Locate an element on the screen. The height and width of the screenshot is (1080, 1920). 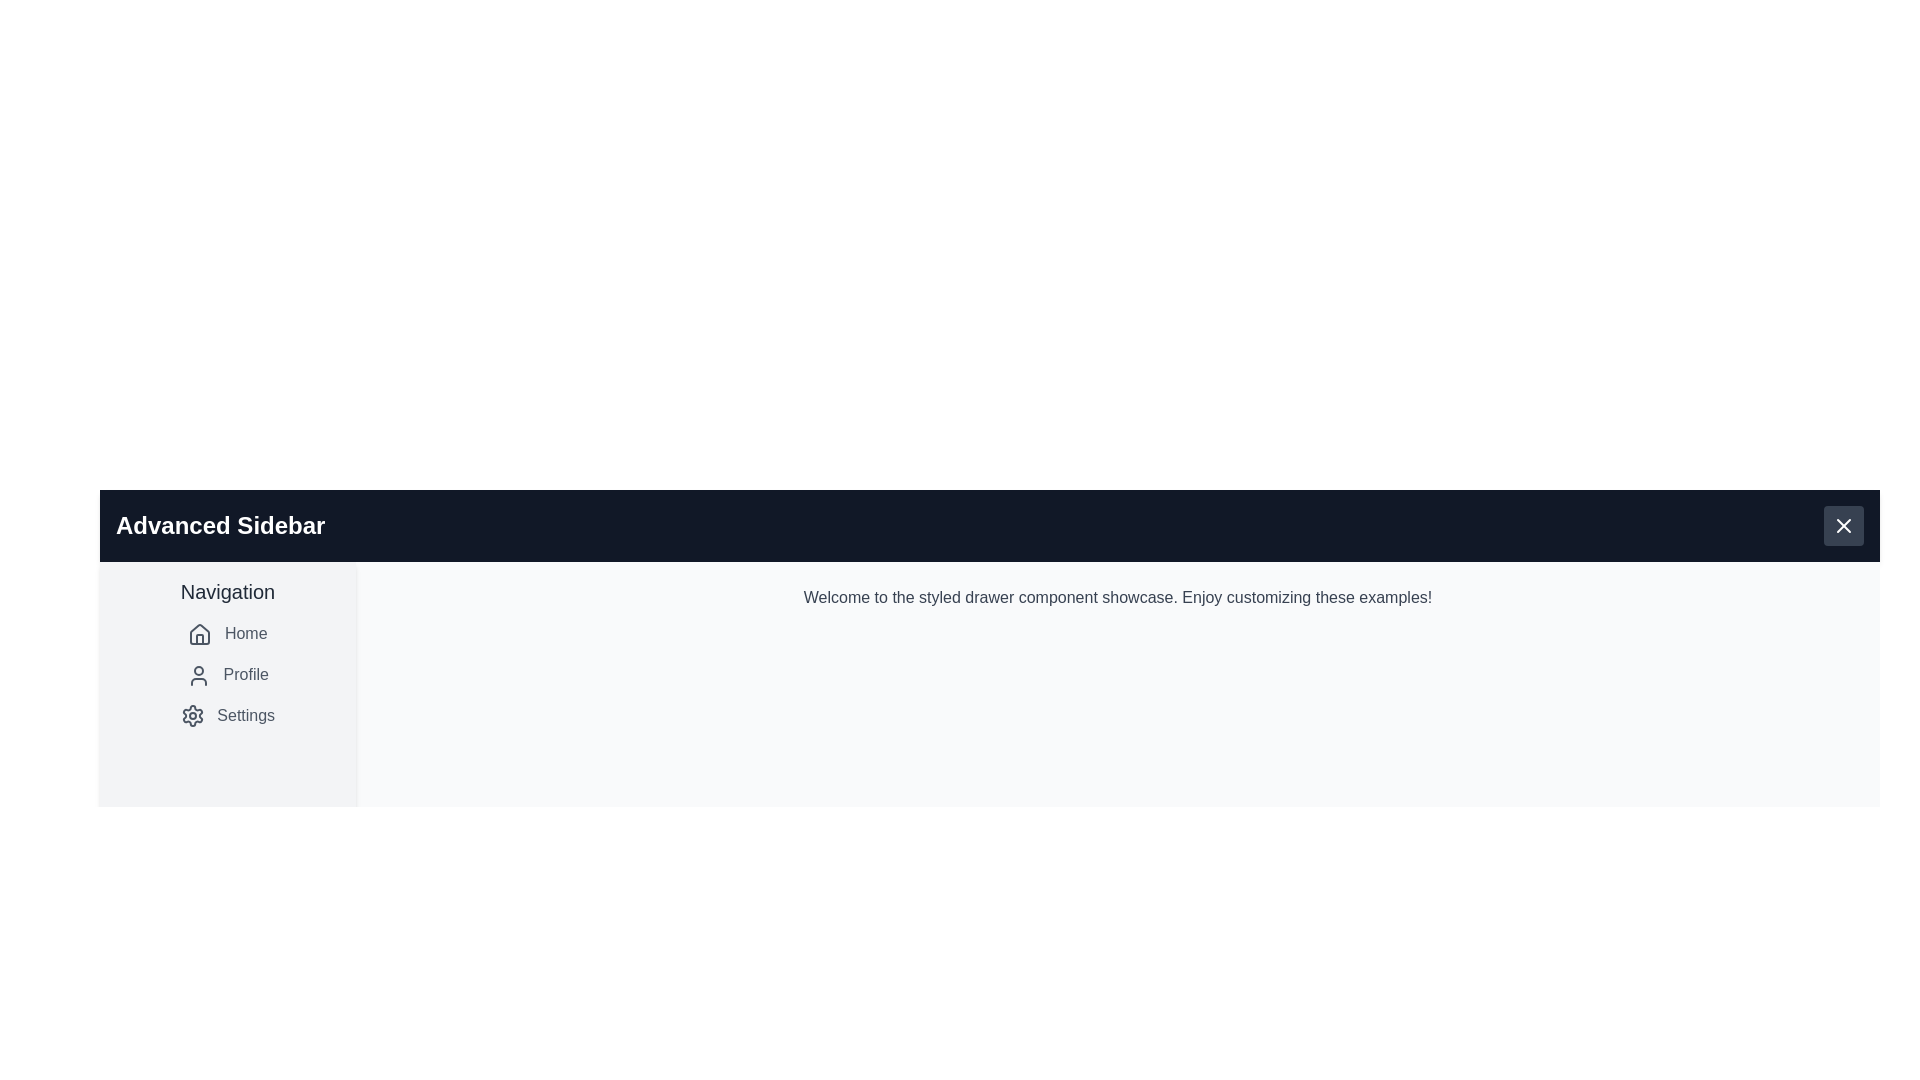
the settings gear icon located in the 'Settings' section of the vertical navigation menu is located at coordinates (192, 715).